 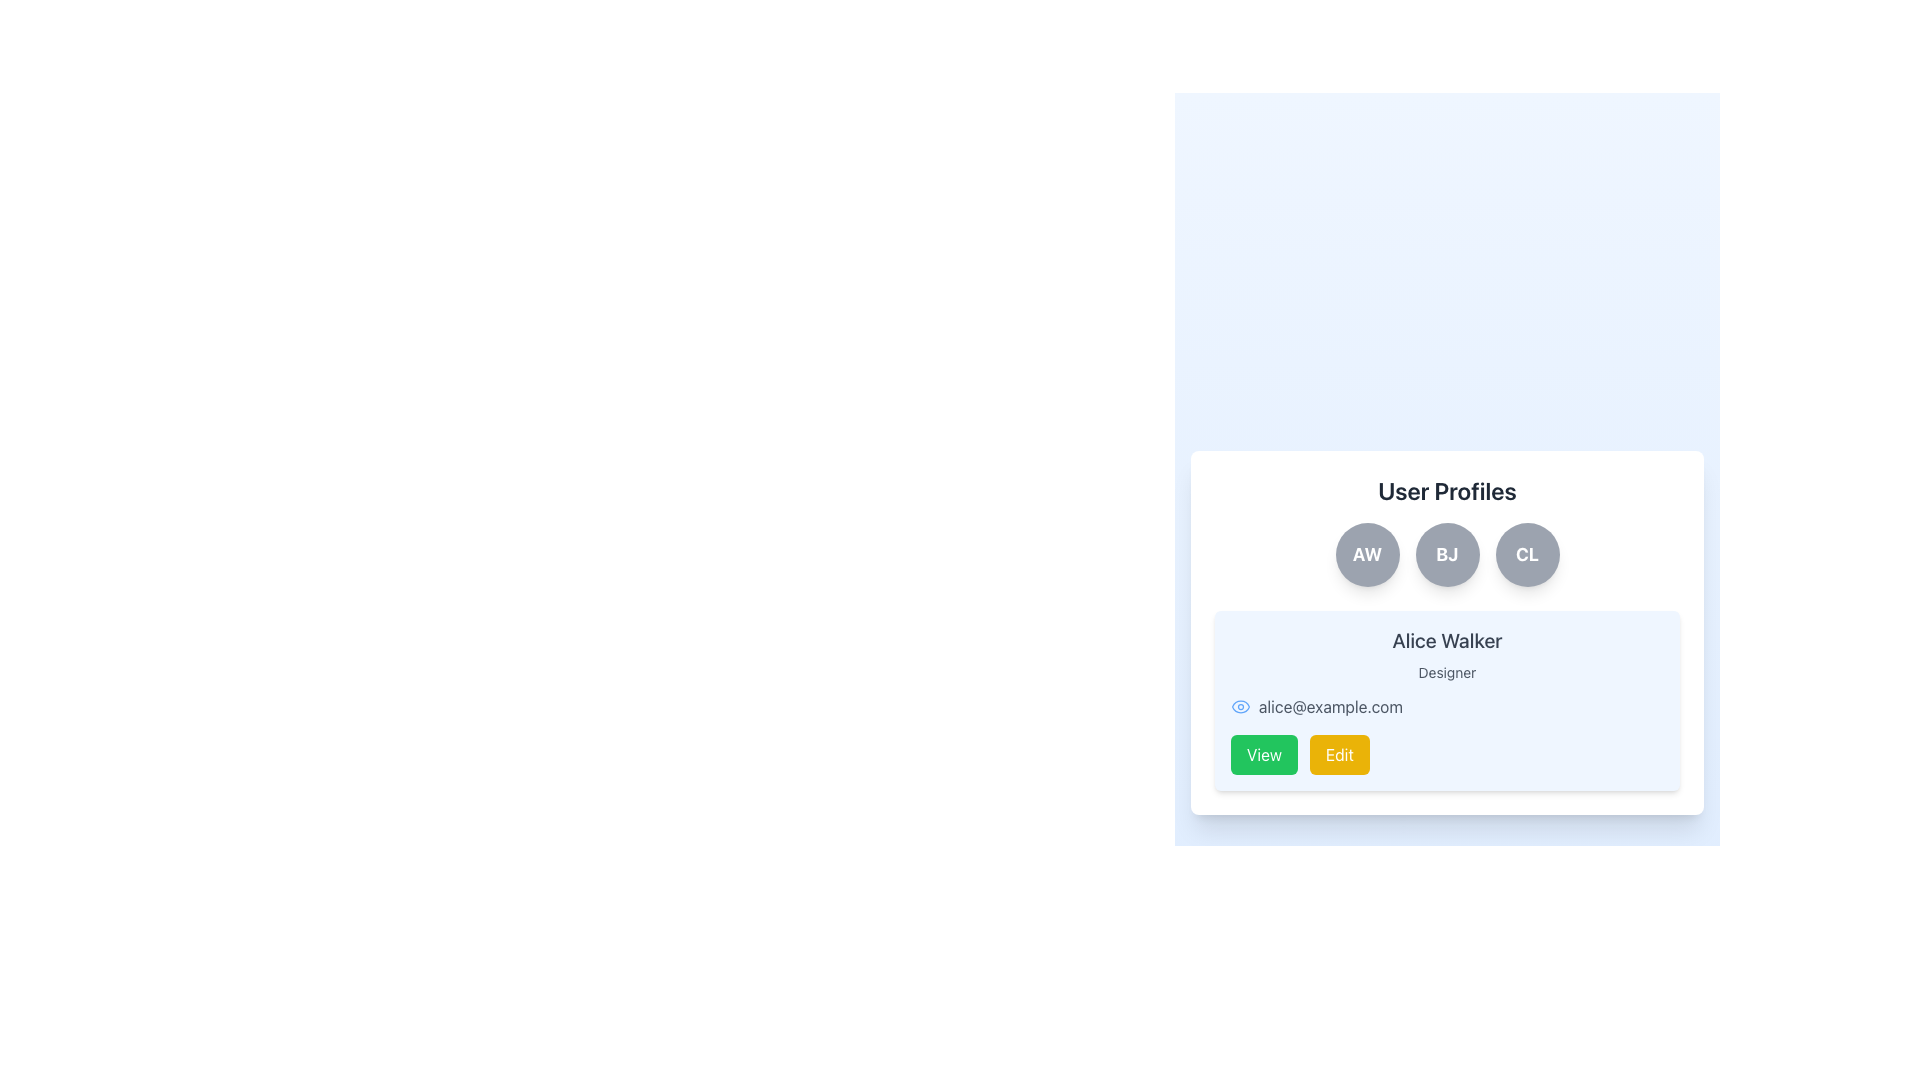 I want to click on the user profile selector button located below the 'User Profiles' heading, so click(x=1366, y=555).